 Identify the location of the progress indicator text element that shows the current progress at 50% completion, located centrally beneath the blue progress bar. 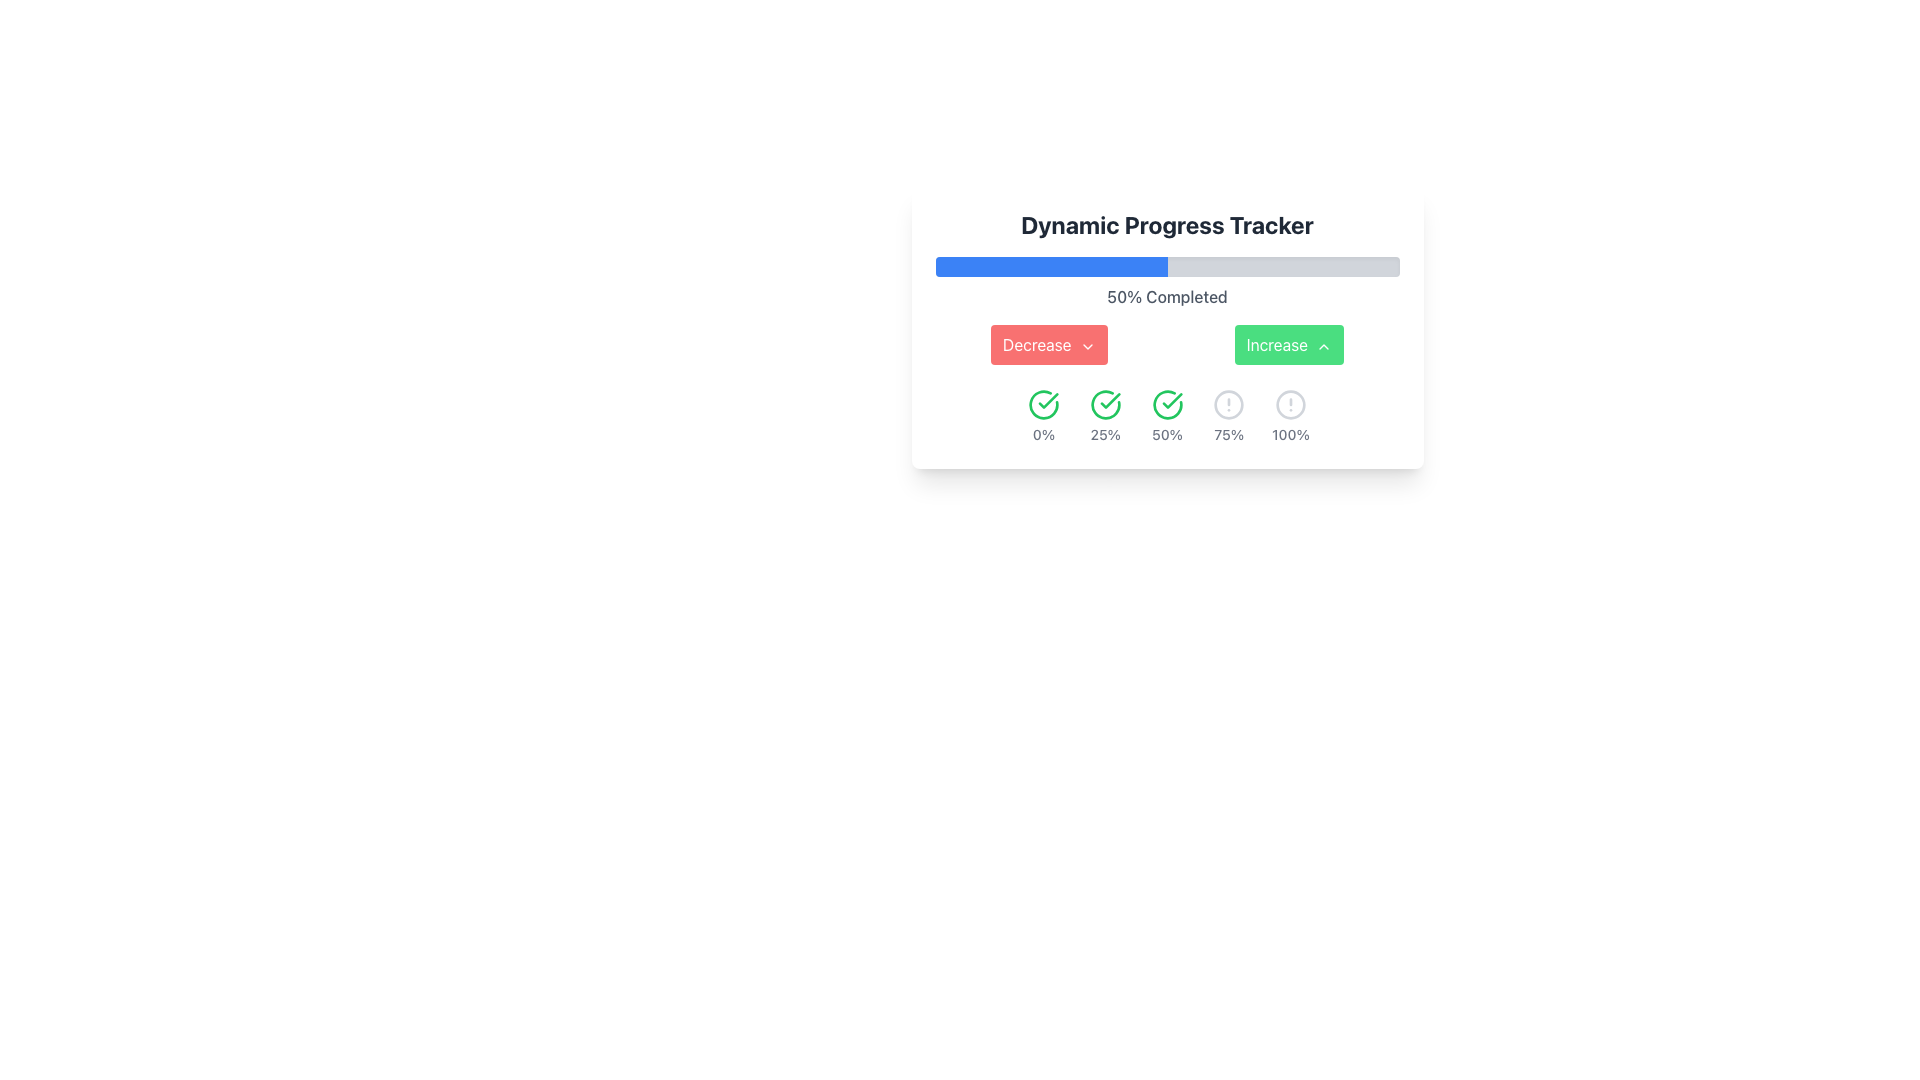
(1167, 297).